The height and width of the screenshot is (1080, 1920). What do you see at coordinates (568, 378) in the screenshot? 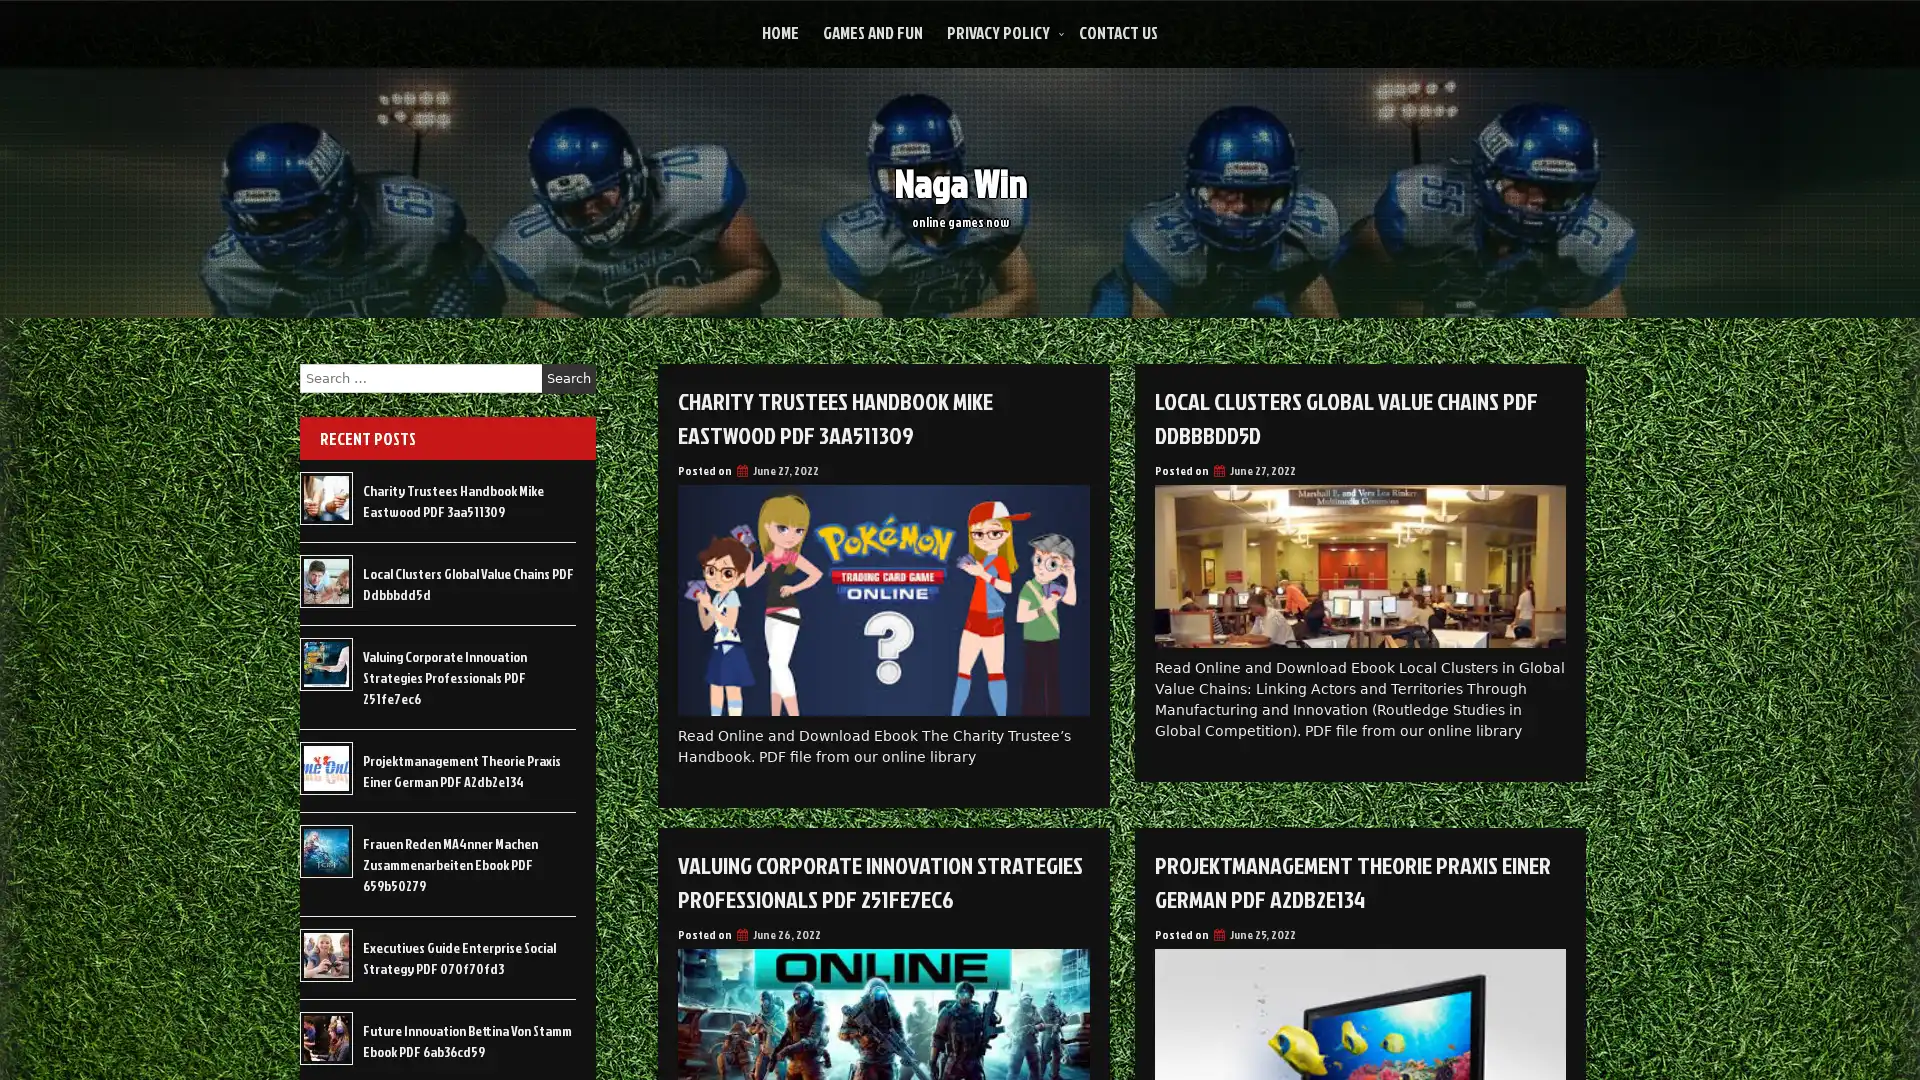
I see `Search` at bounding box center [568, 378].